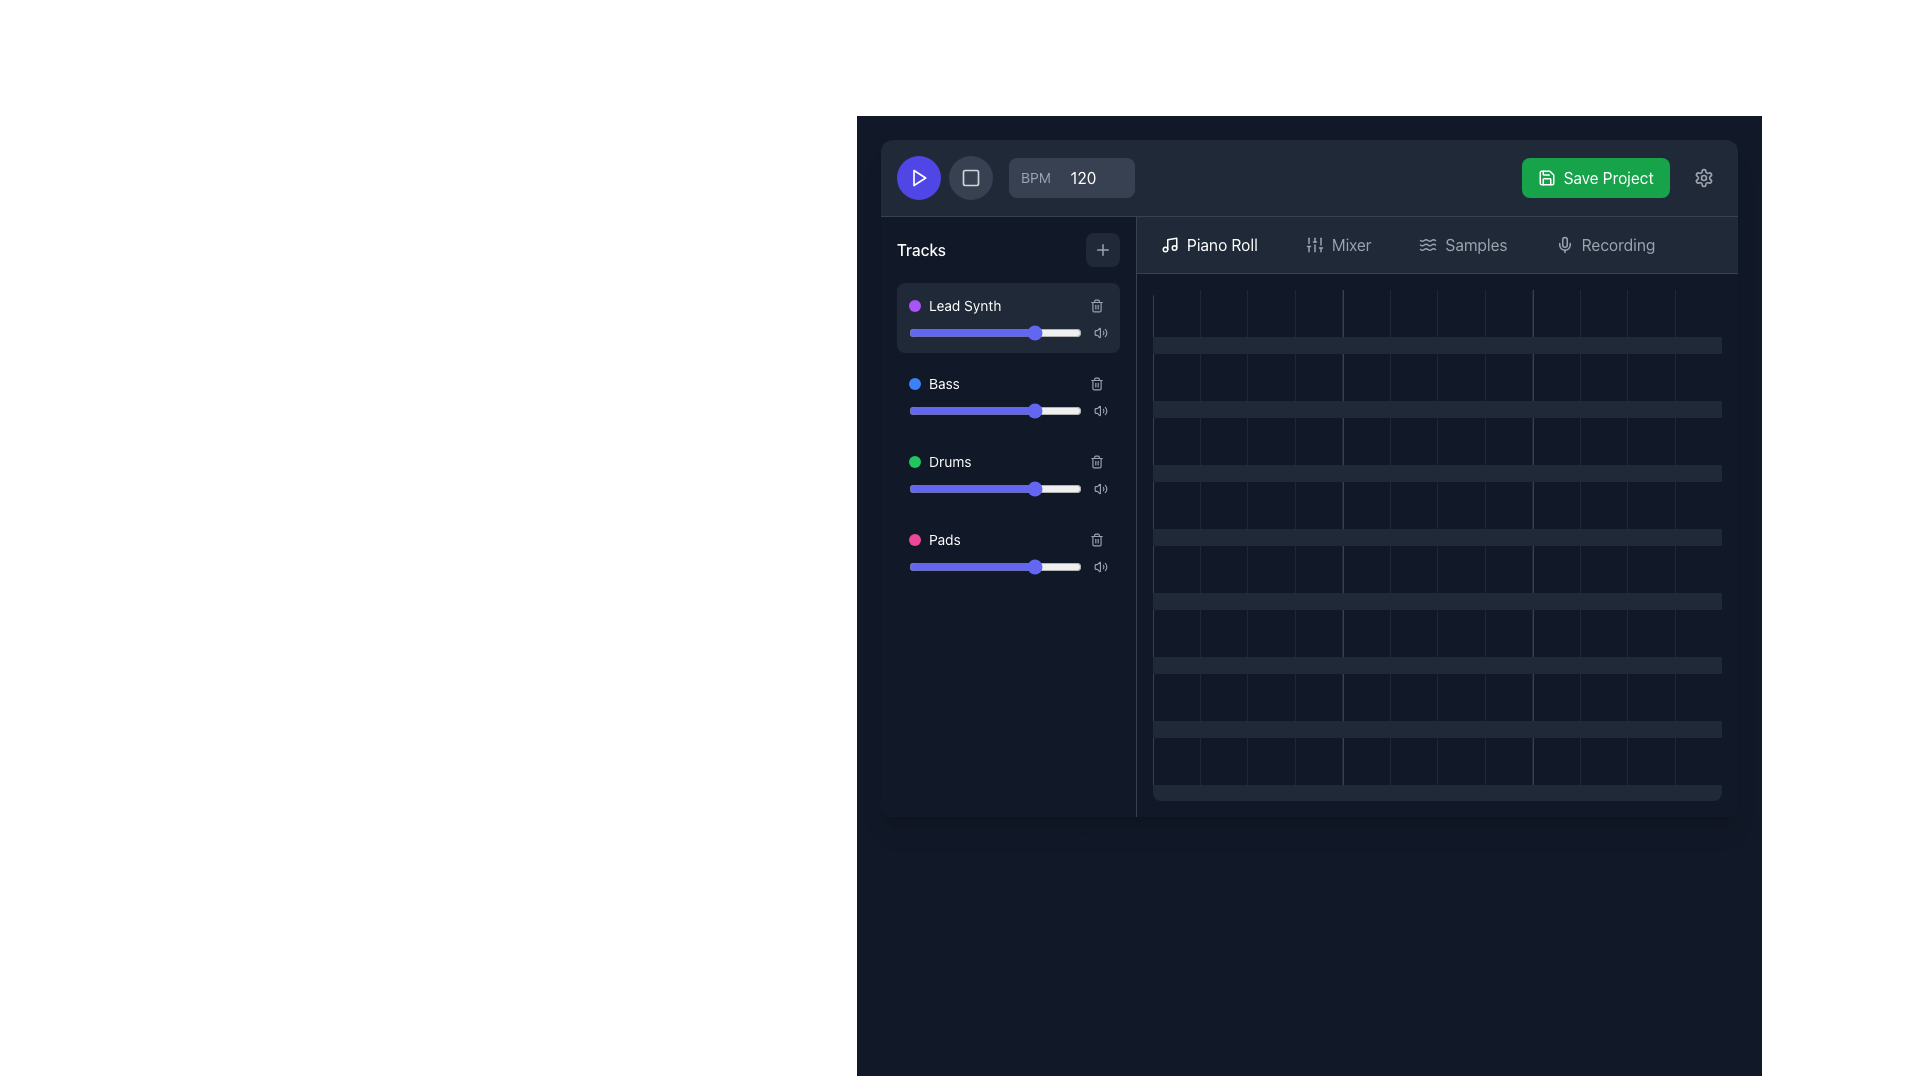 This screenshot has width=1920, height=1080. What do you see at coordinates (1508, 504) in the screenshot?
I see `the dark gray grid cell located in the fourth row and eighth column of the grid layout` at bounding box center [1508, 504].